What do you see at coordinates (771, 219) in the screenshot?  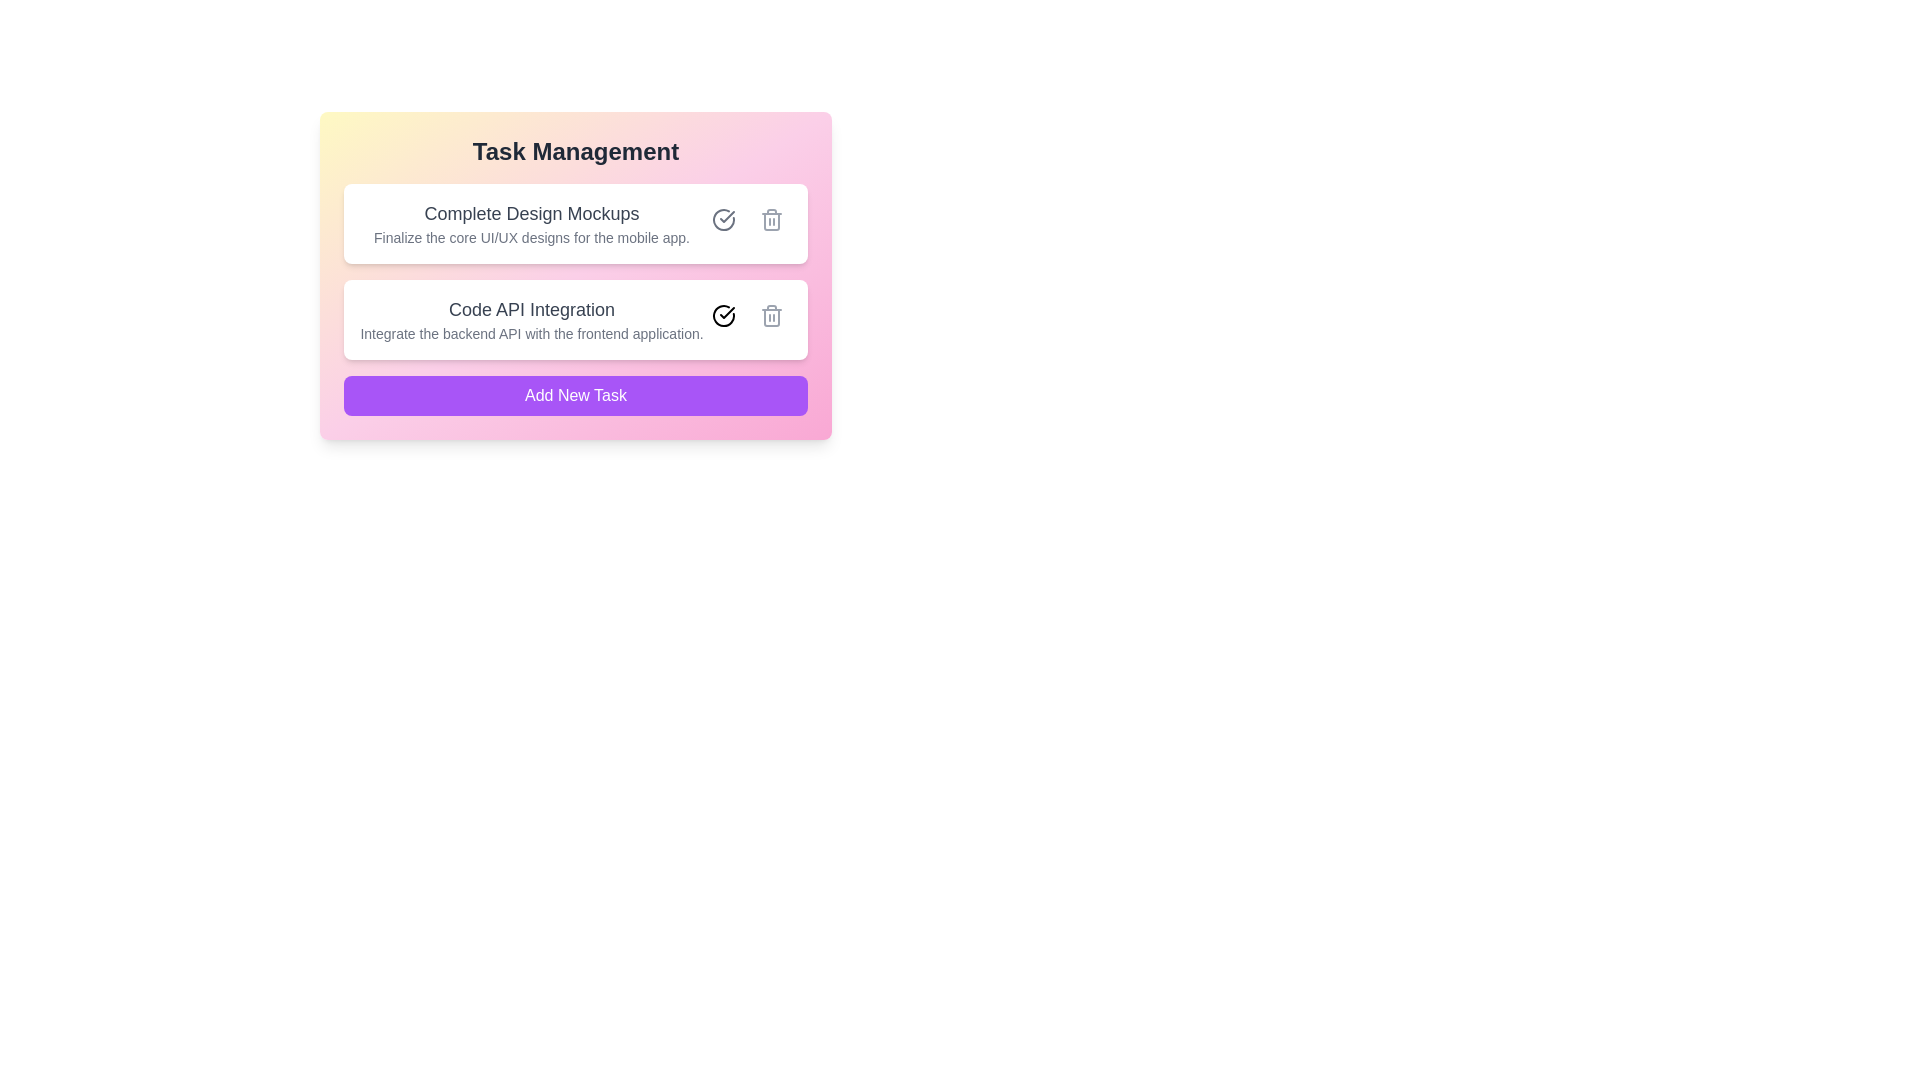 I see `delete button for the task with title 'Complete Design Mockups'` at bounding box center [771, 219].